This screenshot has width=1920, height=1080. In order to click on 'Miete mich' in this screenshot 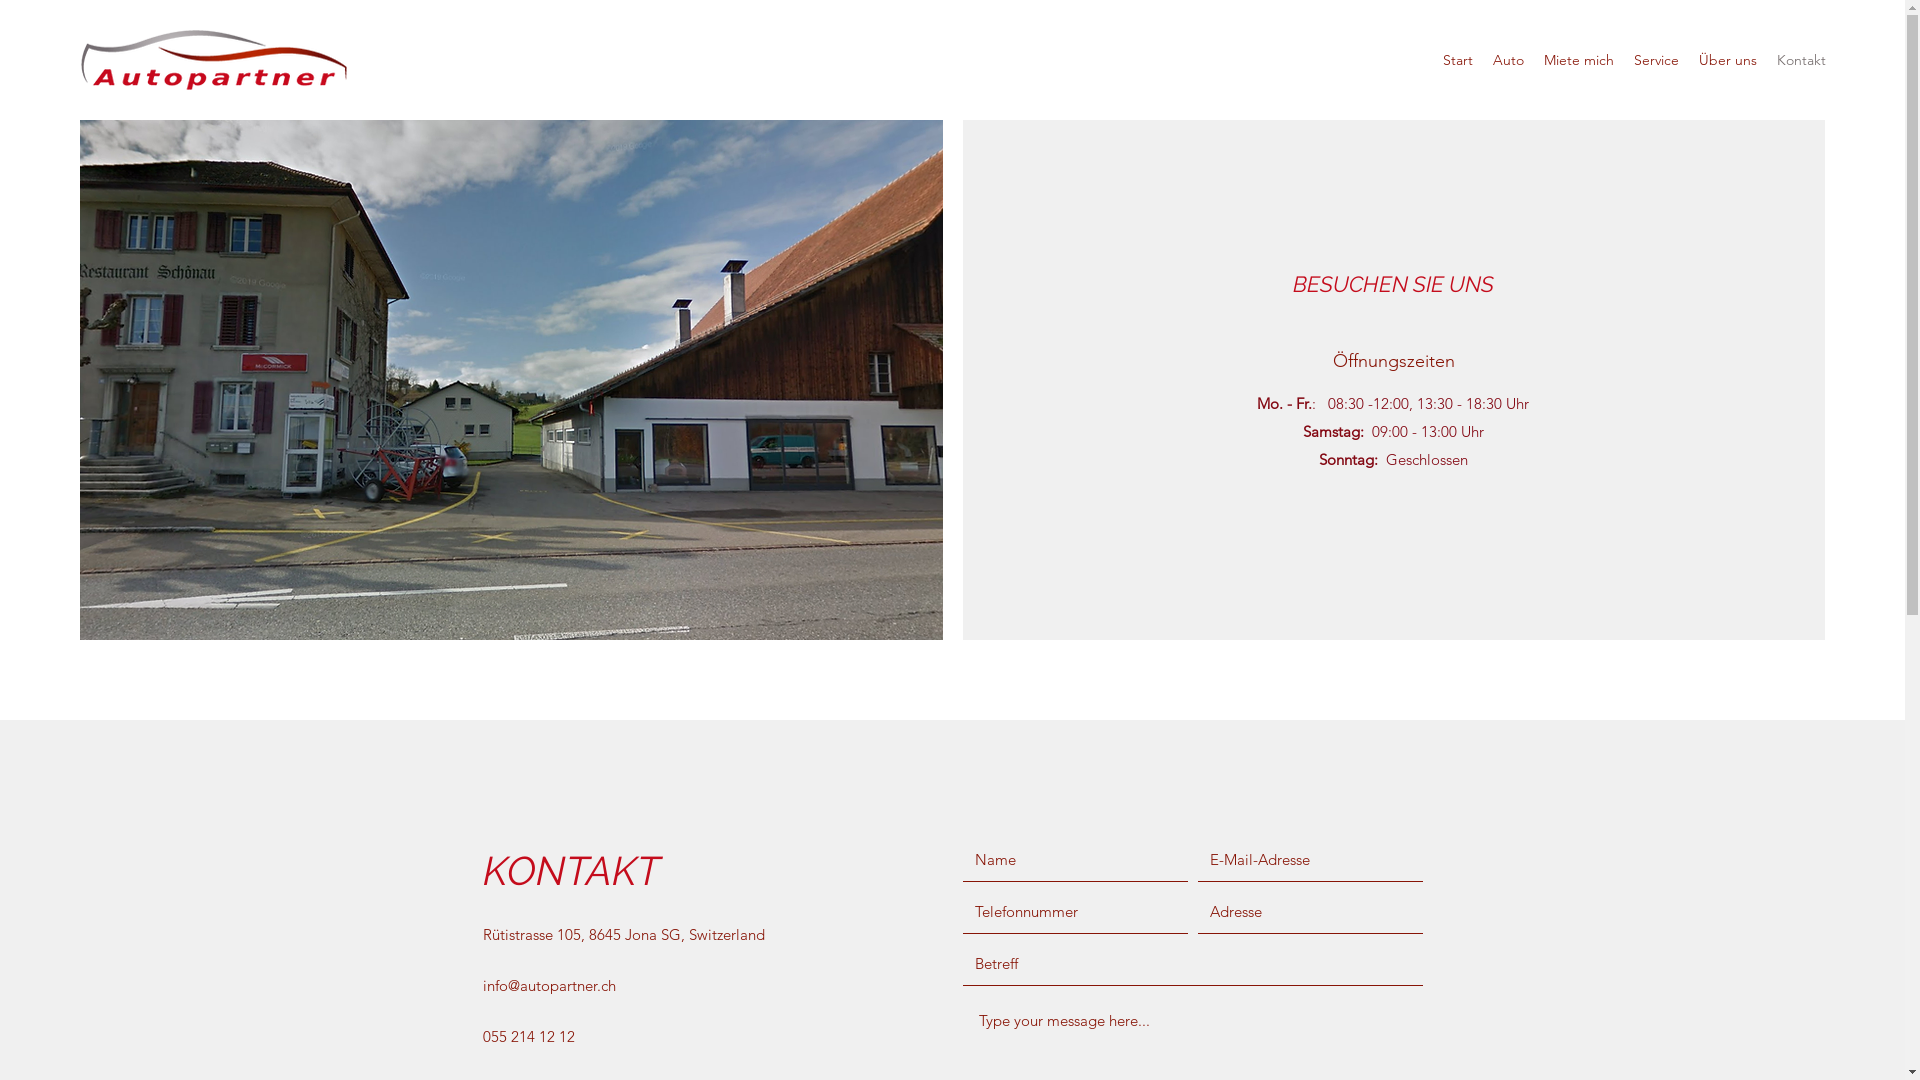, I will do `click(1578, 59)`.